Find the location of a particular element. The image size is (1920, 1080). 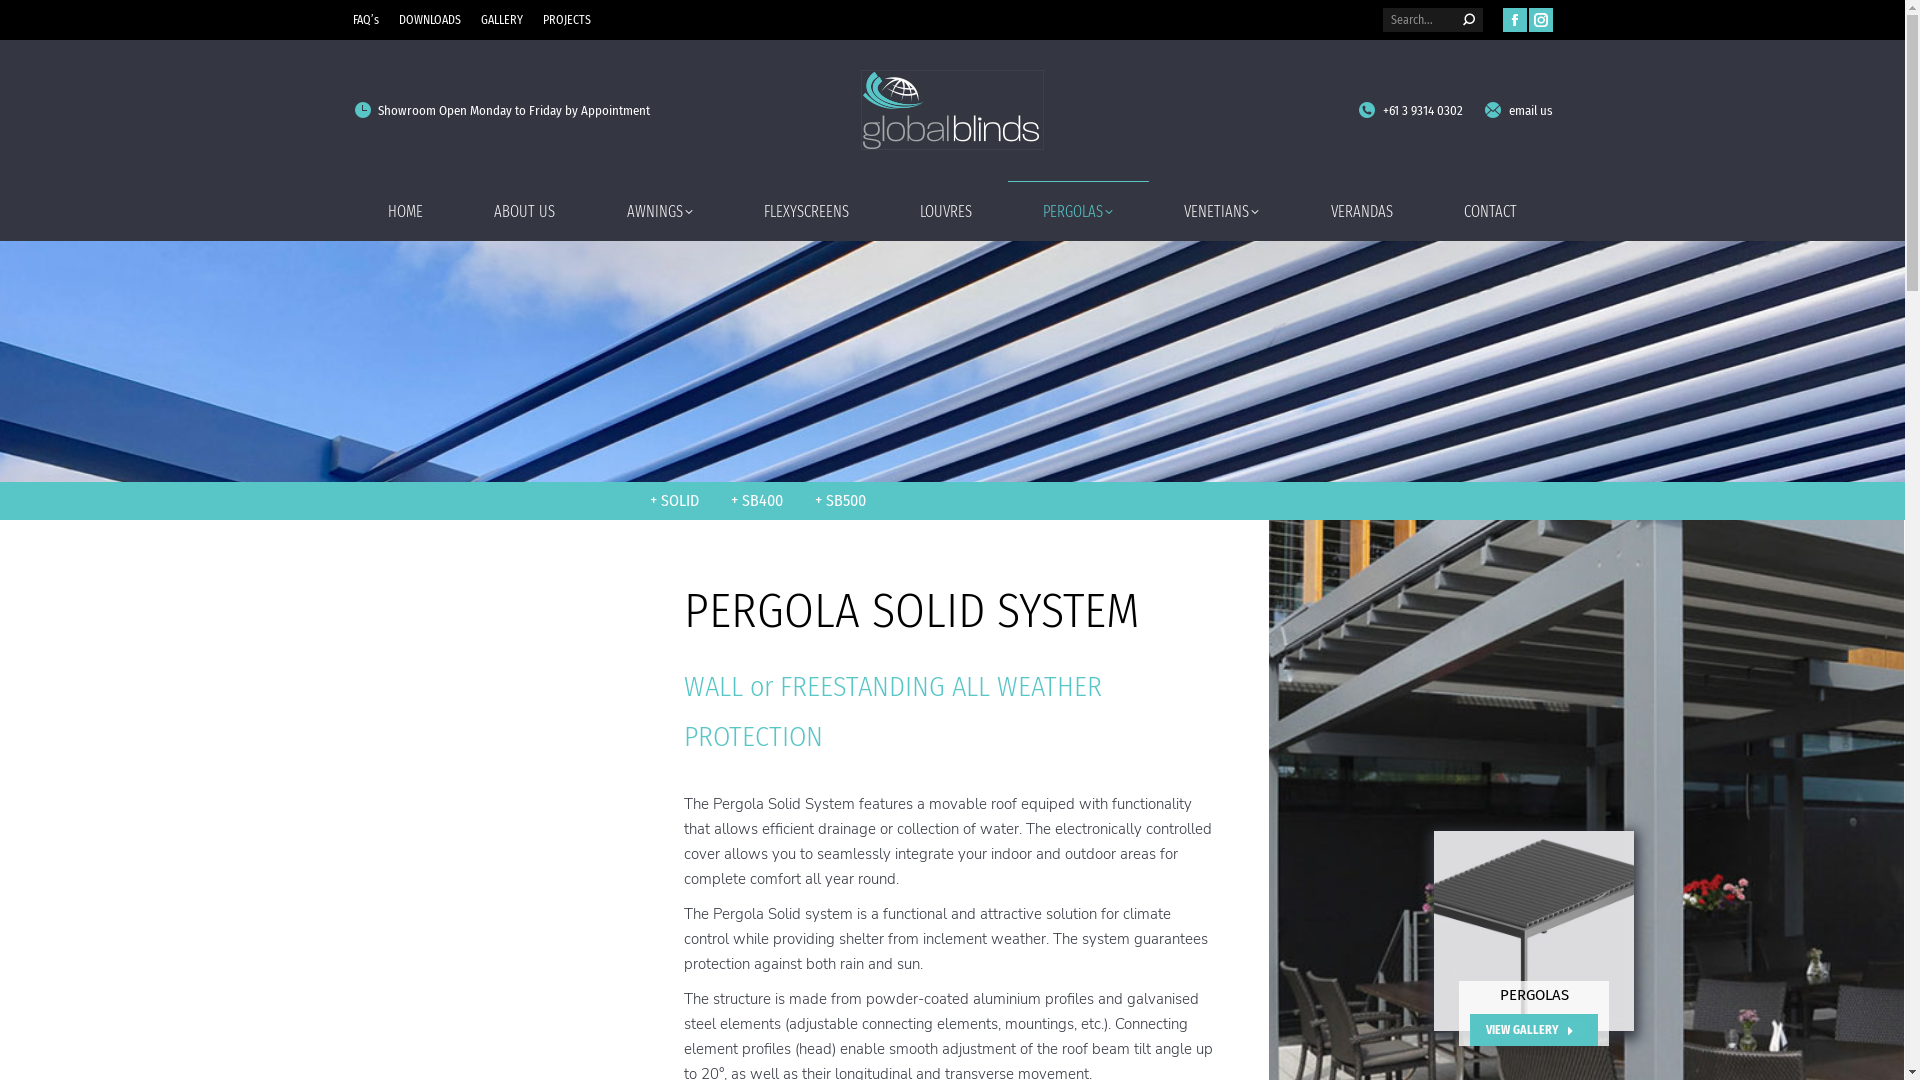

'Facebook page opens in new window' is located at coordinates (1513, 19).